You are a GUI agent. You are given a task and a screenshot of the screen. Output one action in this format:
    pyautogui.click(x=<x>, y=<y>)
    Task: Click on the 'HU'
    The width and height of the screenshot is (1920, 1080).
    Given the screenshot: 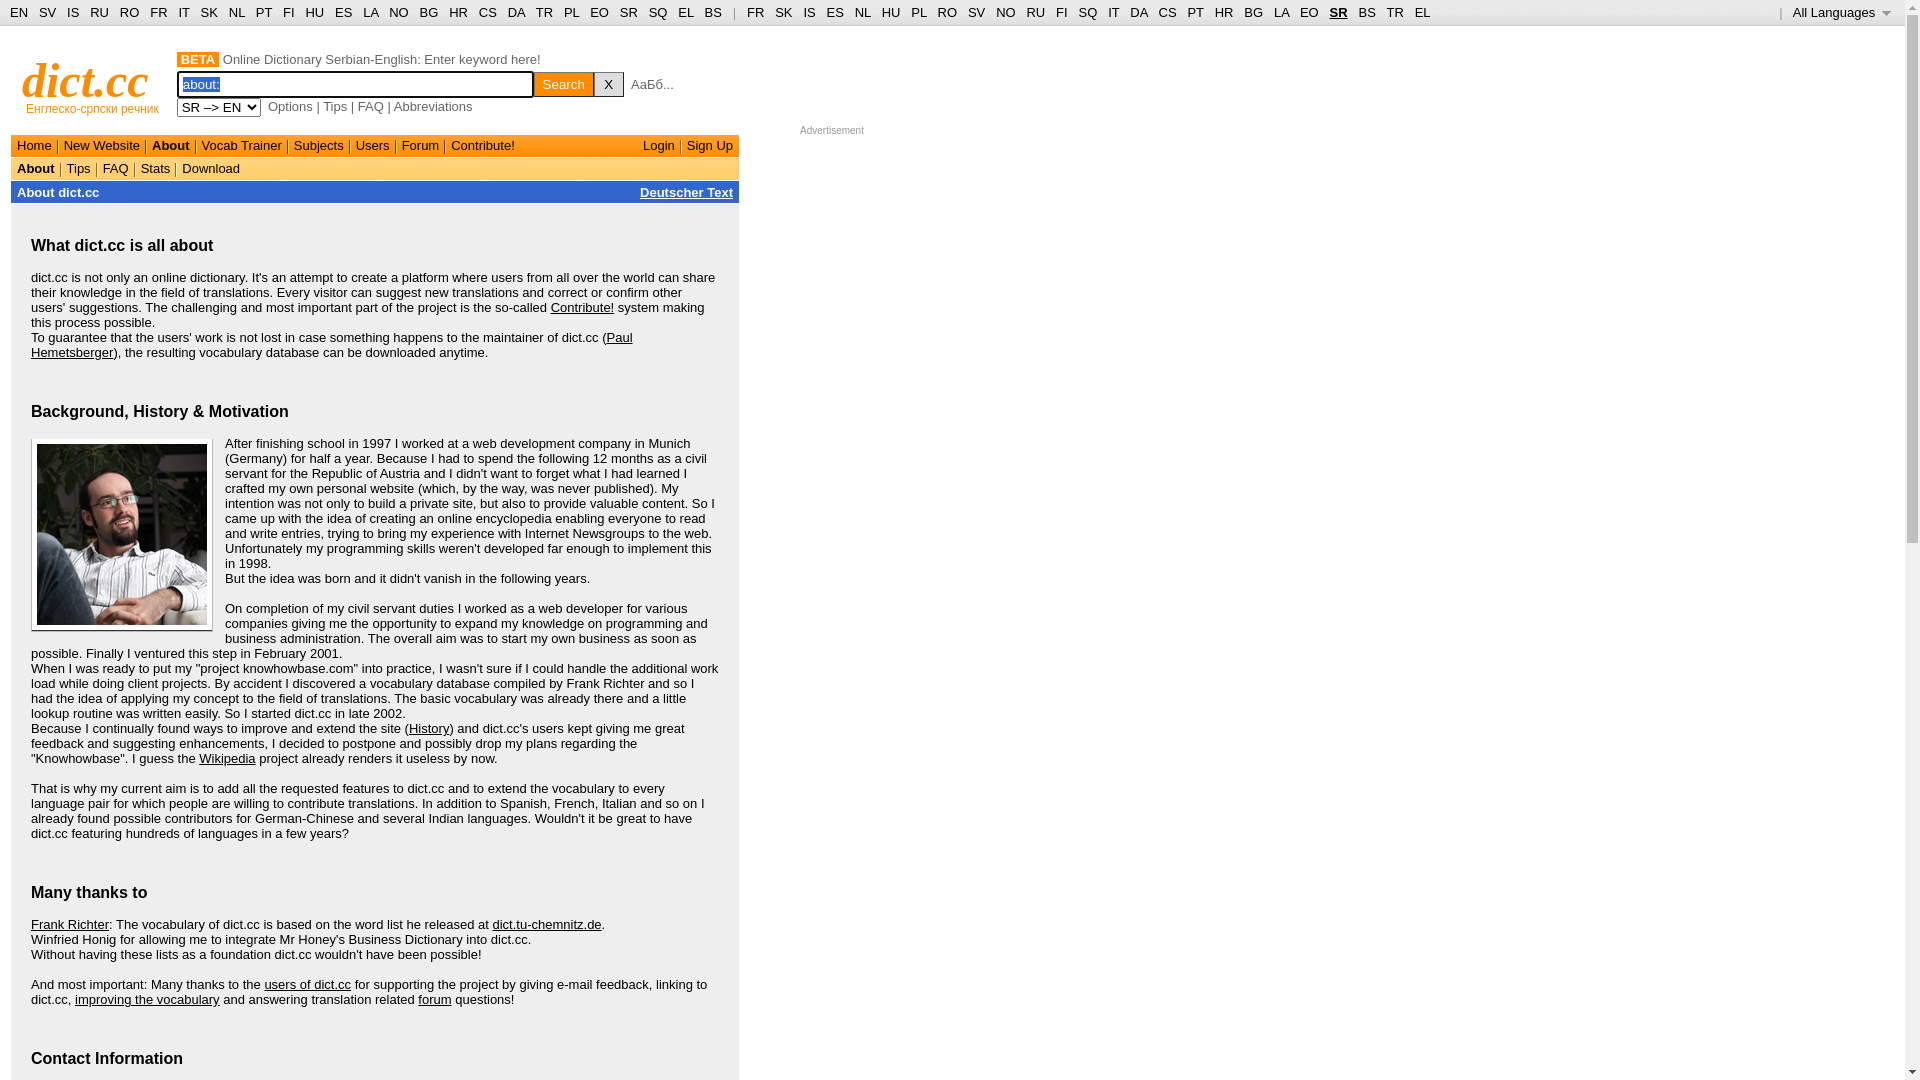 What is the action you would take?
    pyautogui.click(x=304, y=12)
    